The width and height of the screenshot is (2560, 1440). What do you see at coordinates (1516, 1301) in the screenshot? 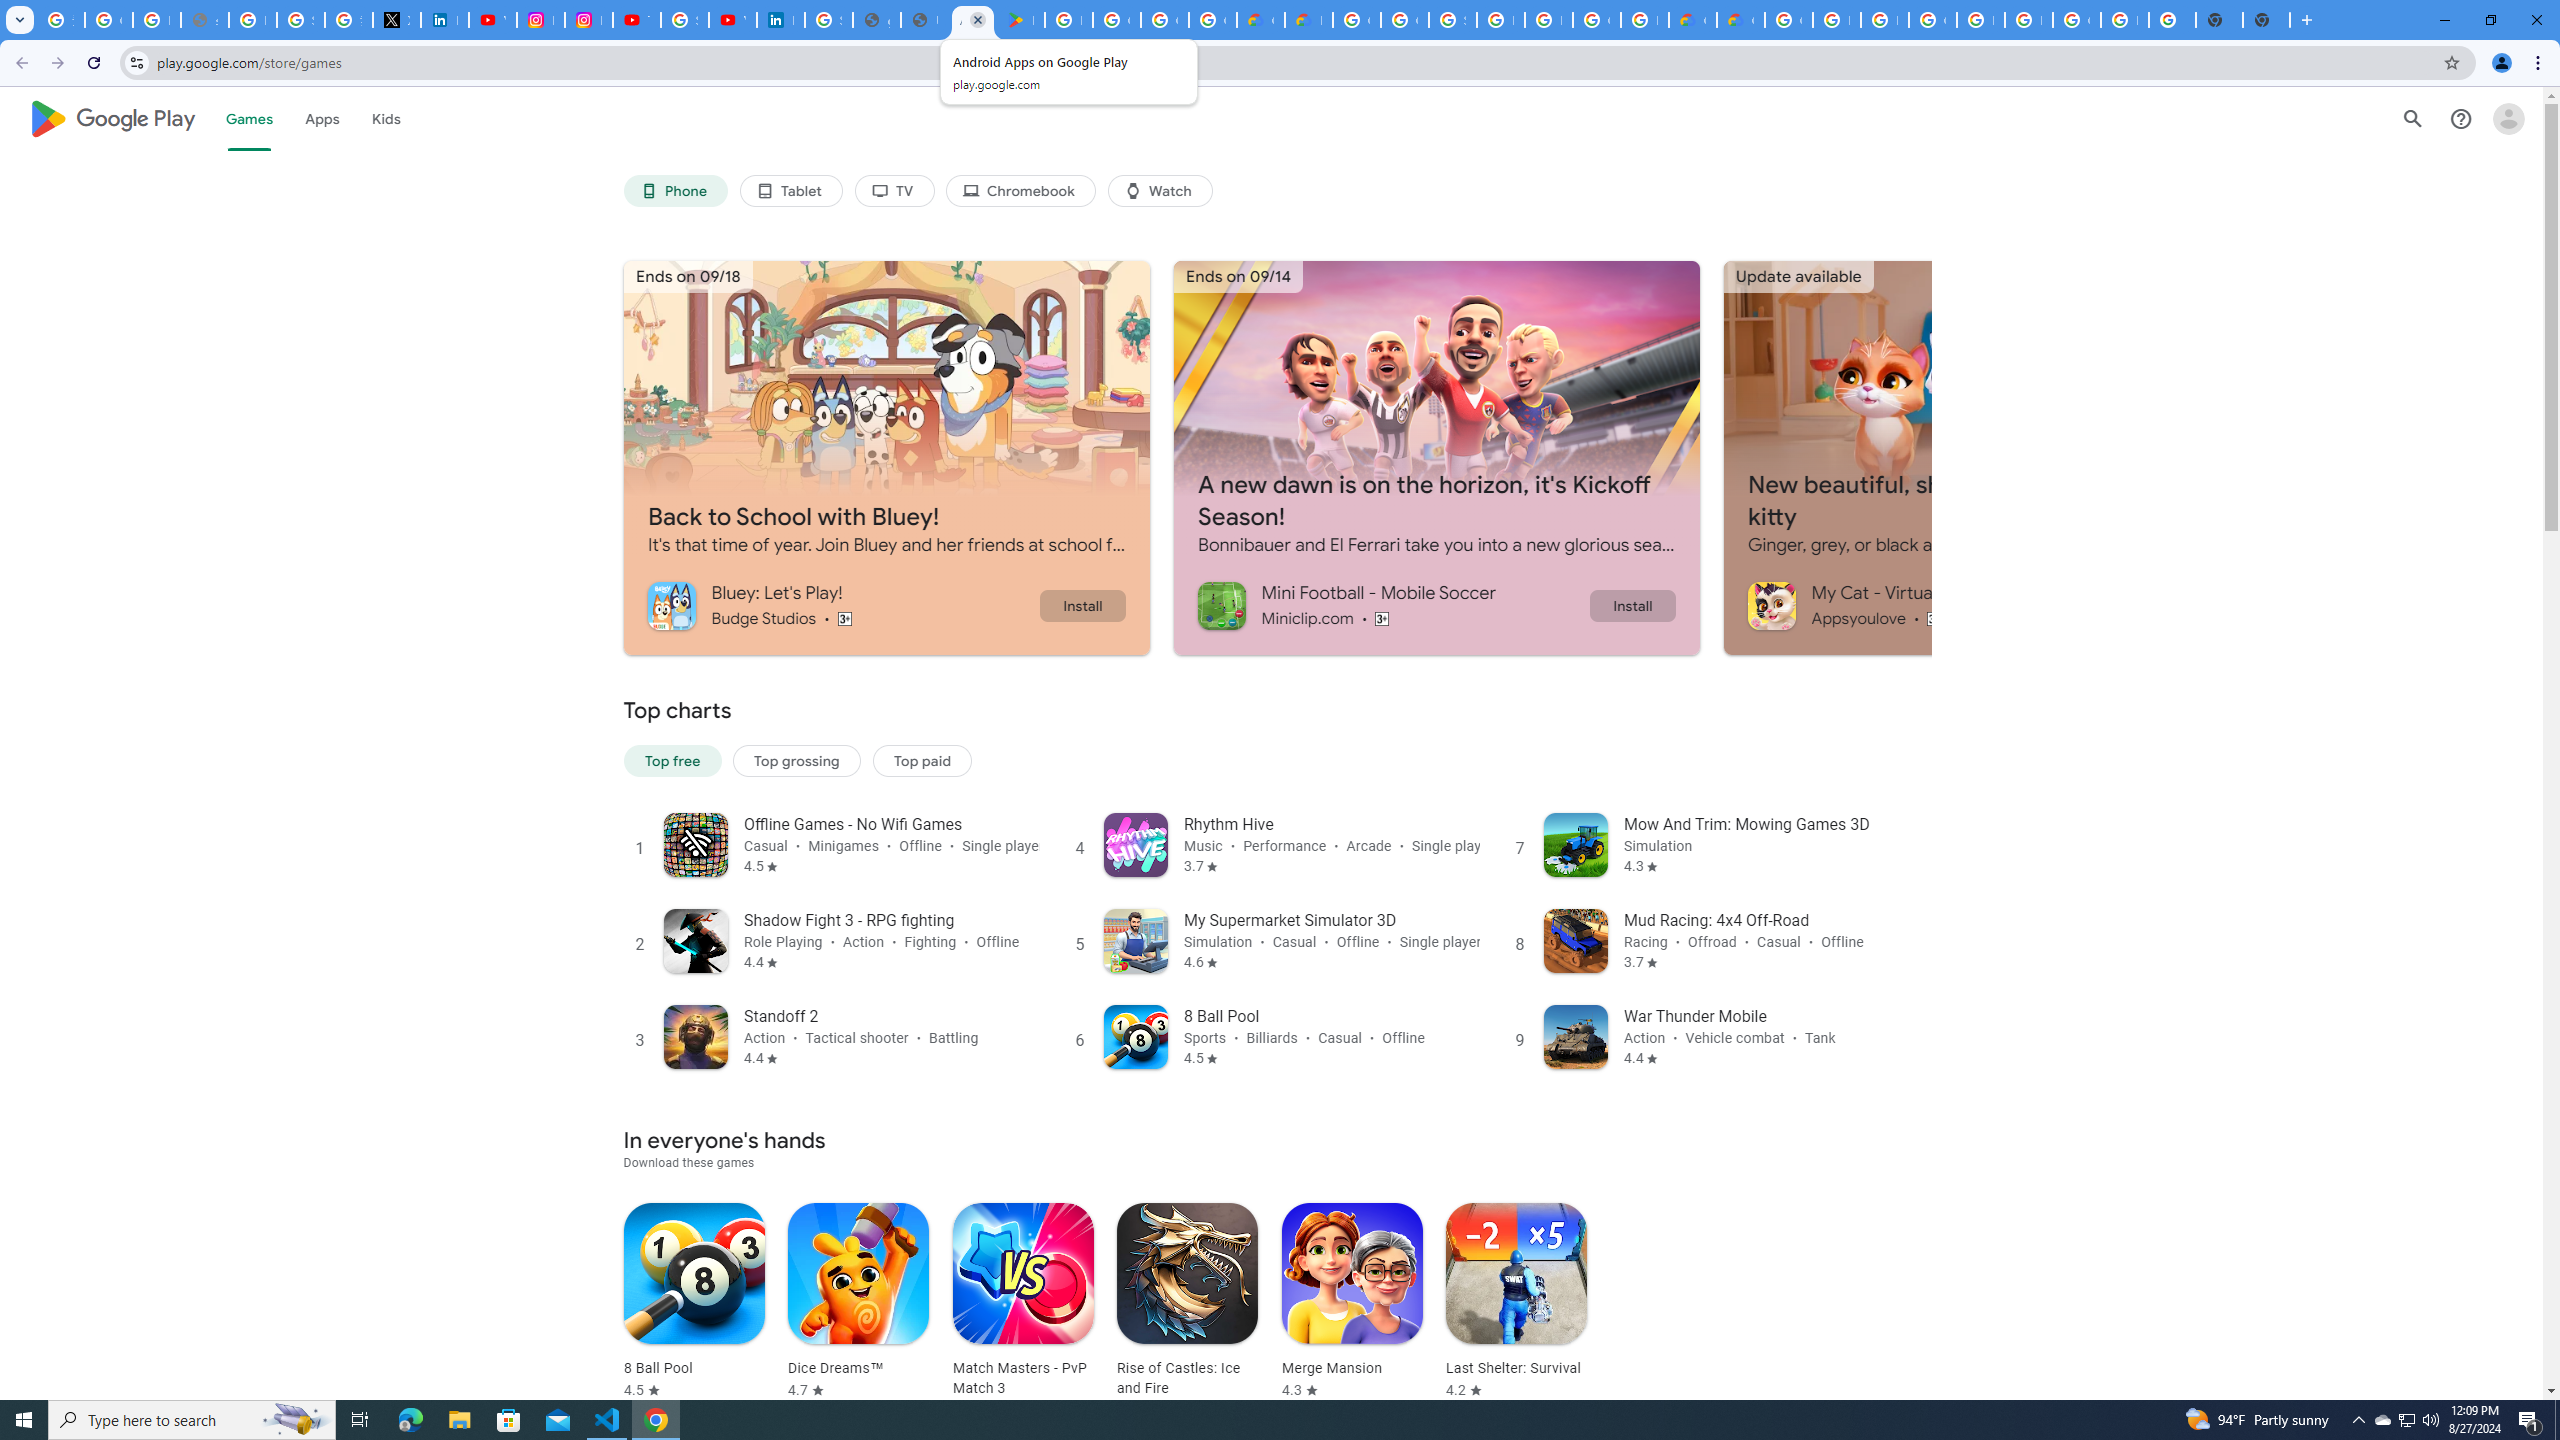
I see `'Last Shelter: Survival Rated 4.2 stars out of five stars'` at bounding box center [1516, 1301].